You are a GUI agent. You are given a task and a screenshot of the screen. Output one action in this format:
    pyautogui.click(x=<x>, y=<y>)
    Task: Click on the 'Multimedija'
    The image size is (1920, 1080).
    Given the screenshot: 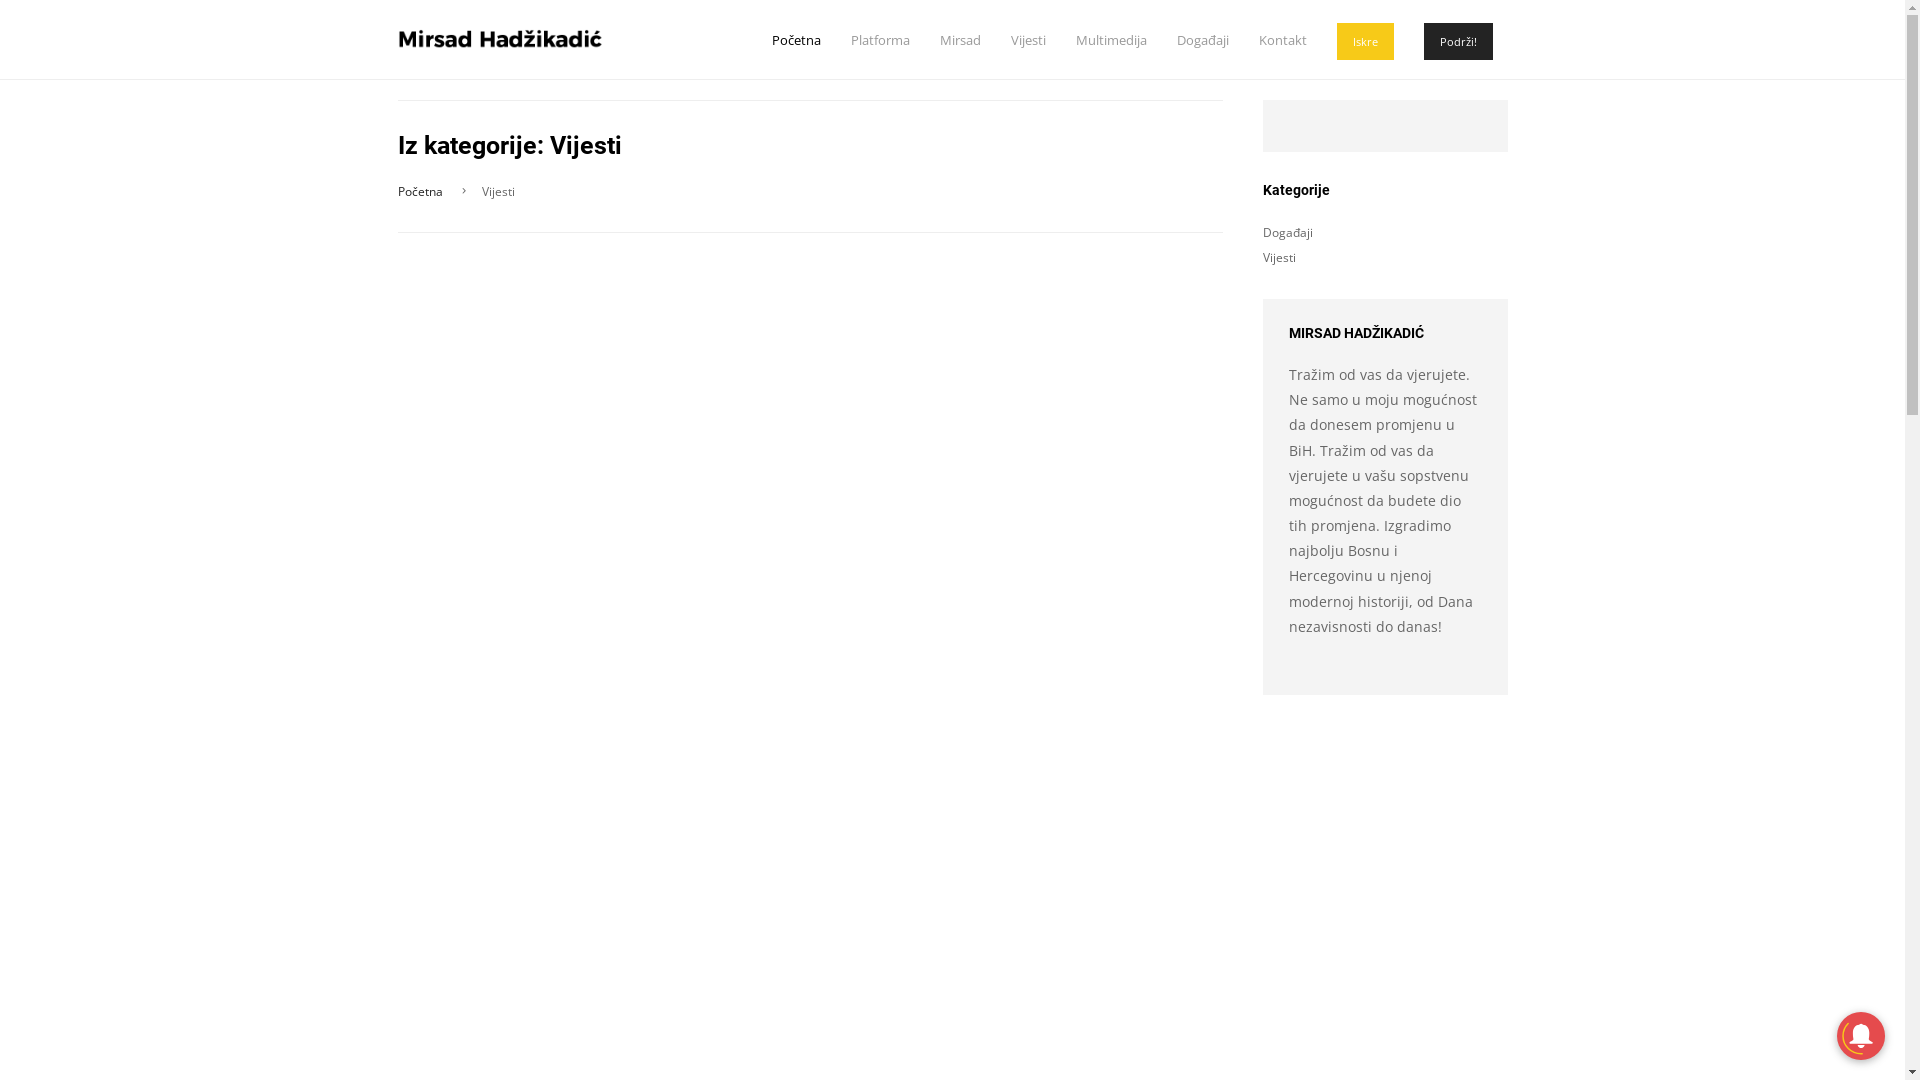 What is the action you would take?
    pyautogui.click(x=1110, y=39)
    